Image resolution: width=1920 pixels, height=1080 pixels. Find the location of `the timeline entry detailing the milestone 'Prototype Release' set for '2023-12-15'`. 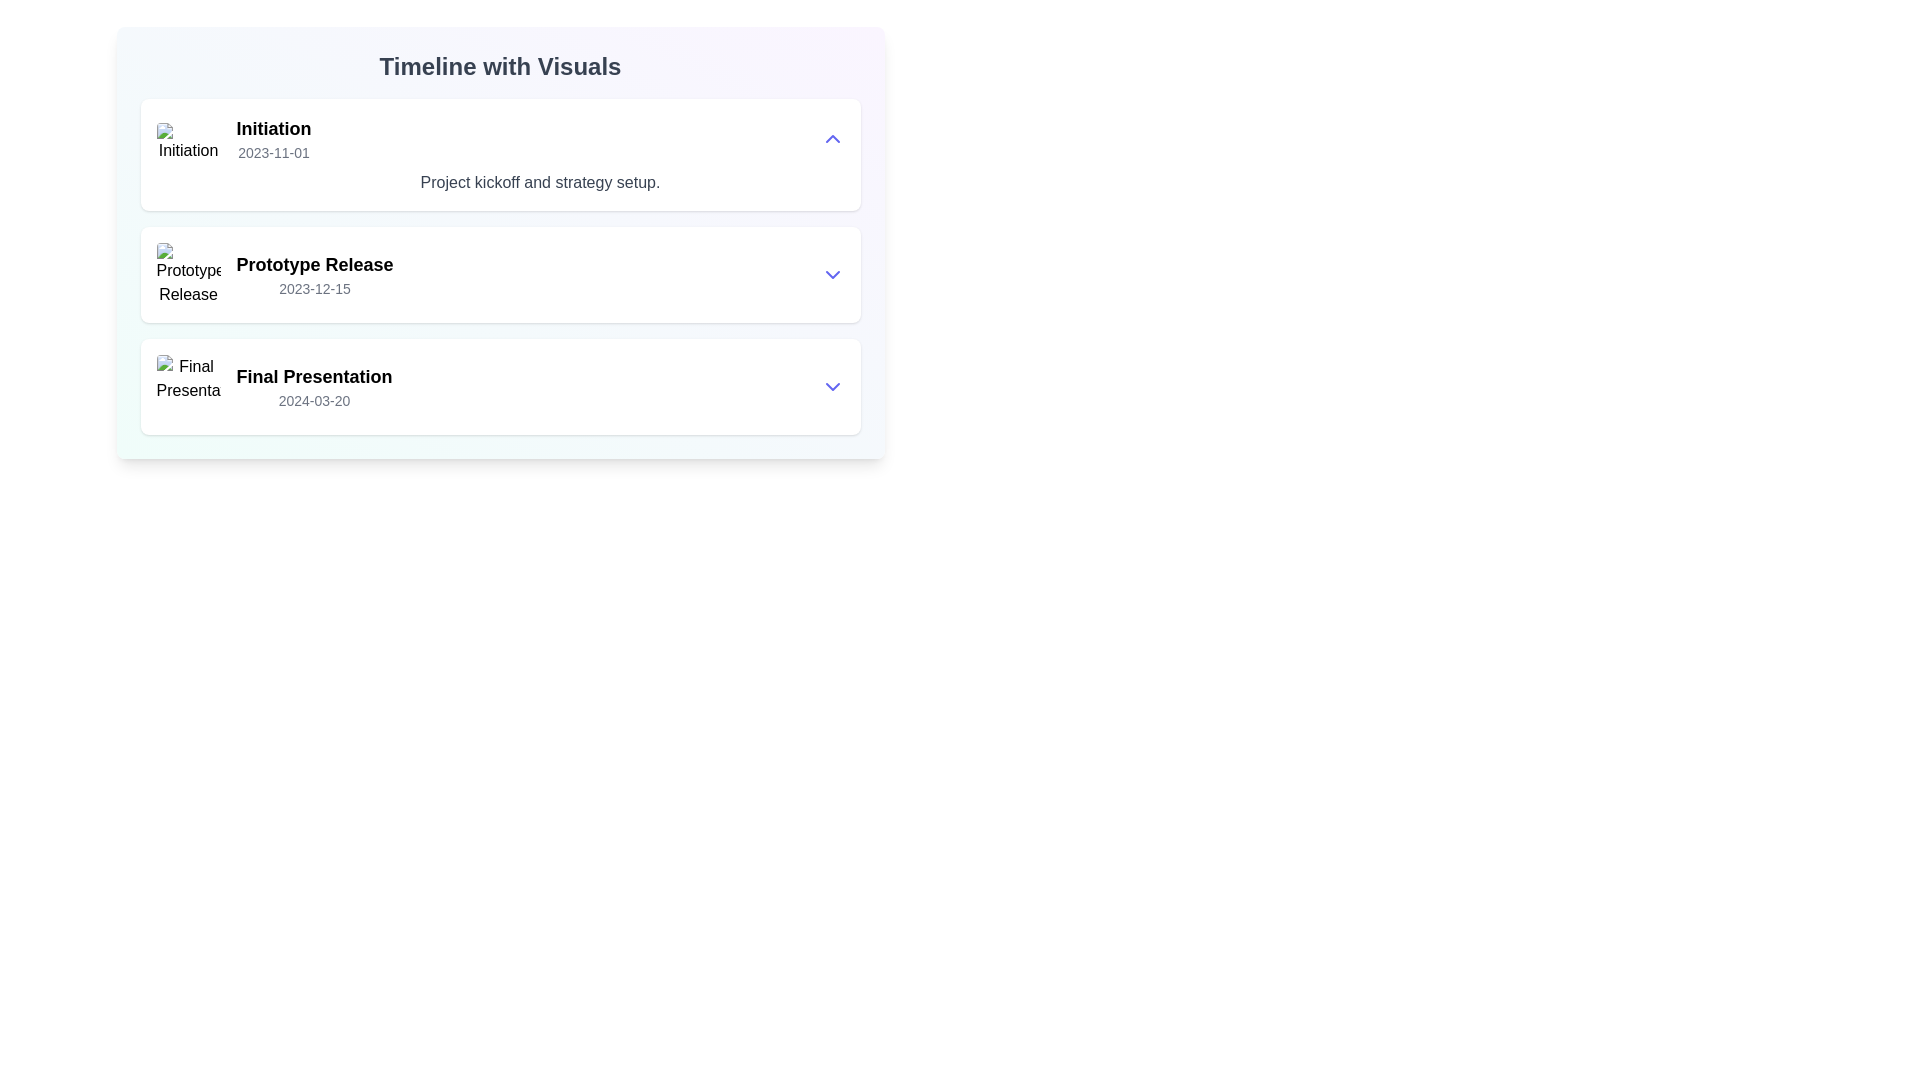

the timeline entry detailing the milestone 'Prototype Release' set for '2023-12-15' is located at coordinates (540, 274).